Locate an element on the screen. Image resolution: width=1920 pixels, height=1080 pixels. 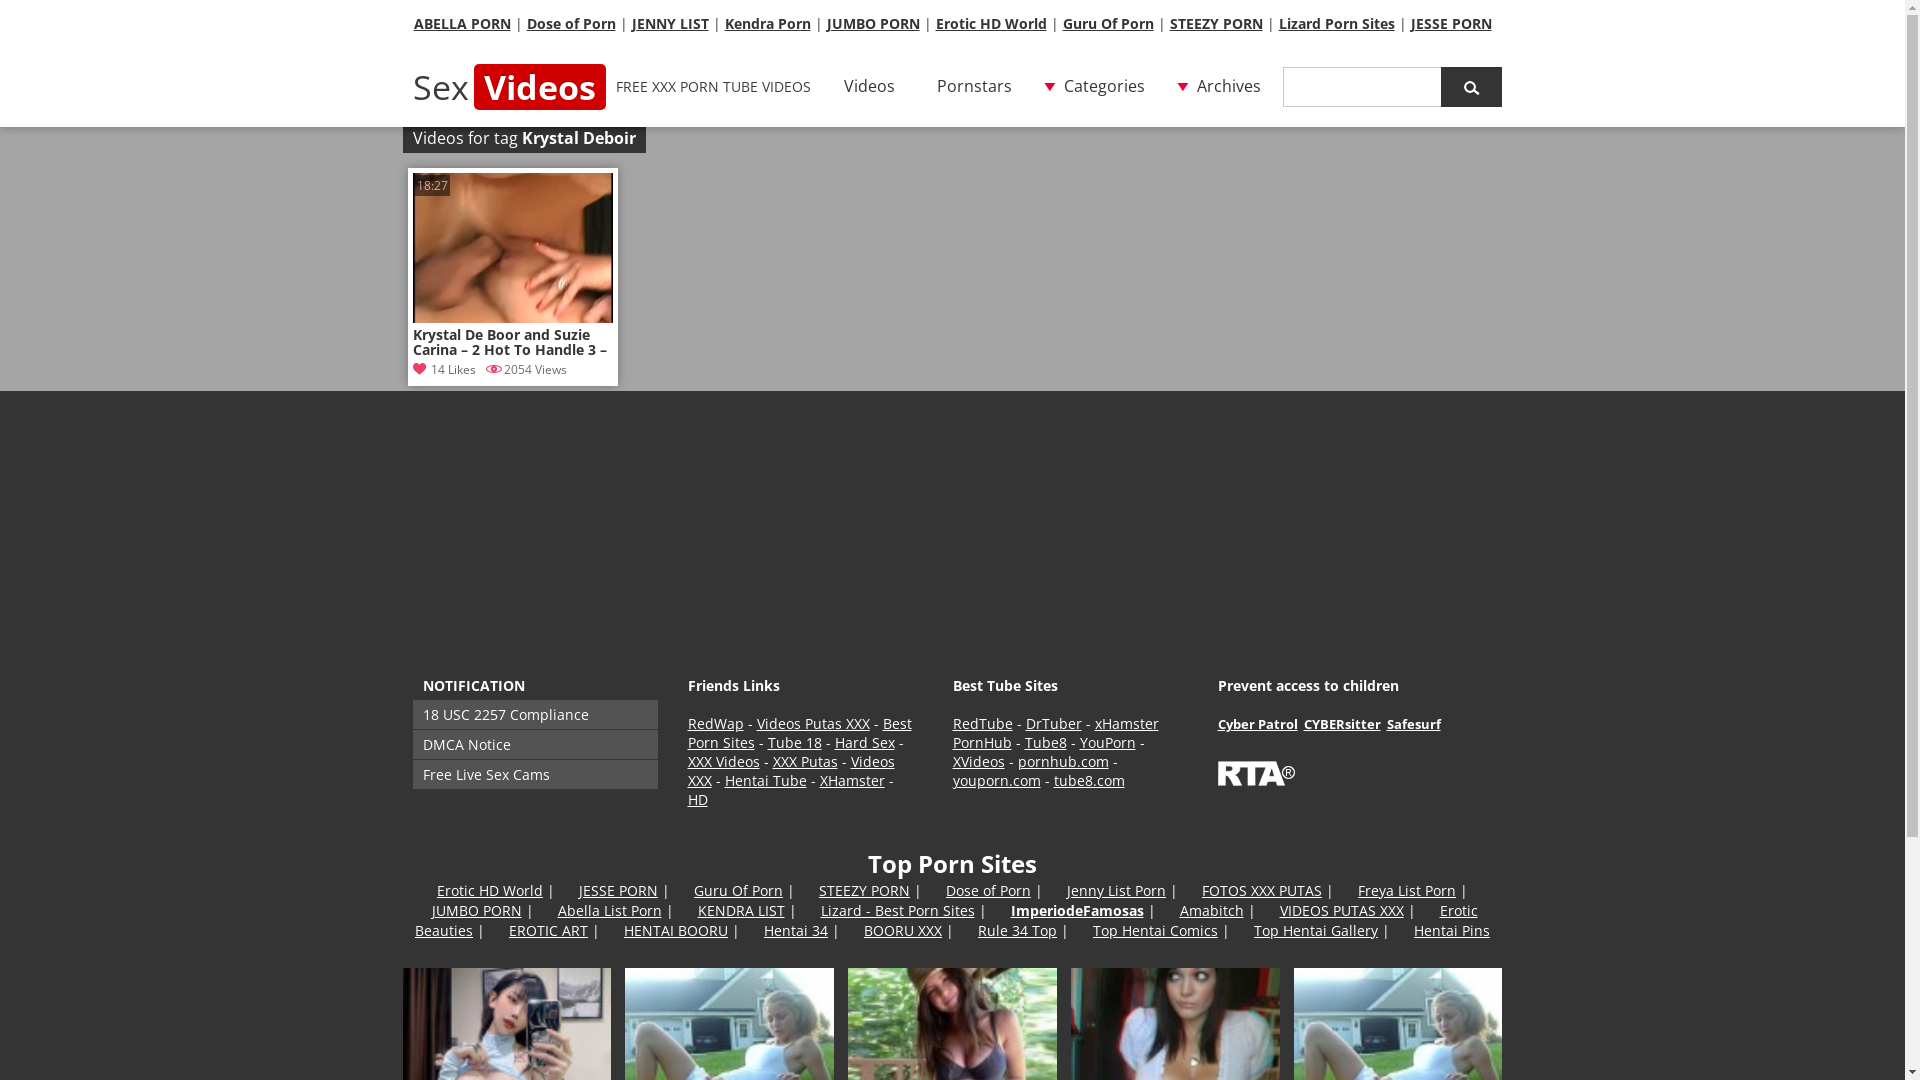
'HD' is located at coordinates (697, 798).